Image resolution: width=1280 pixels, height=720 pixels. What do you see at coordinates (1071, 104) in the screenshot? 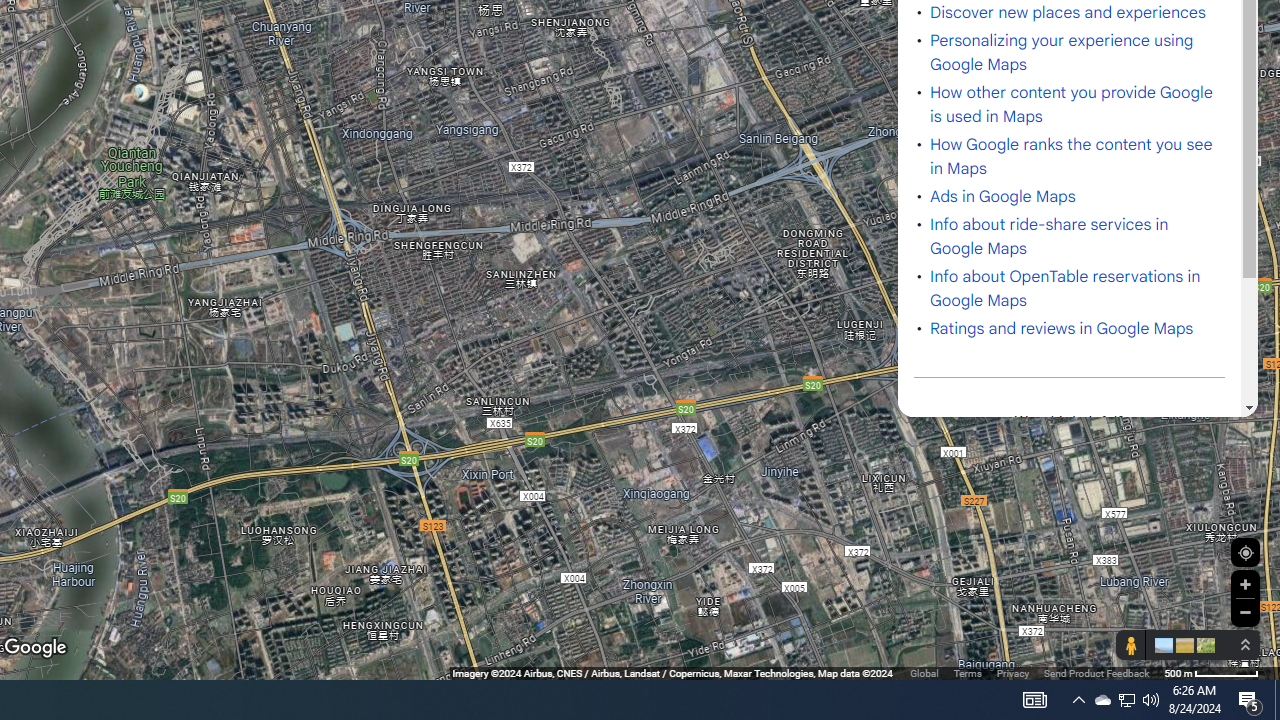
I see `'How other content you provide Google is used in Maps'` at bounding box center [1071, 104].